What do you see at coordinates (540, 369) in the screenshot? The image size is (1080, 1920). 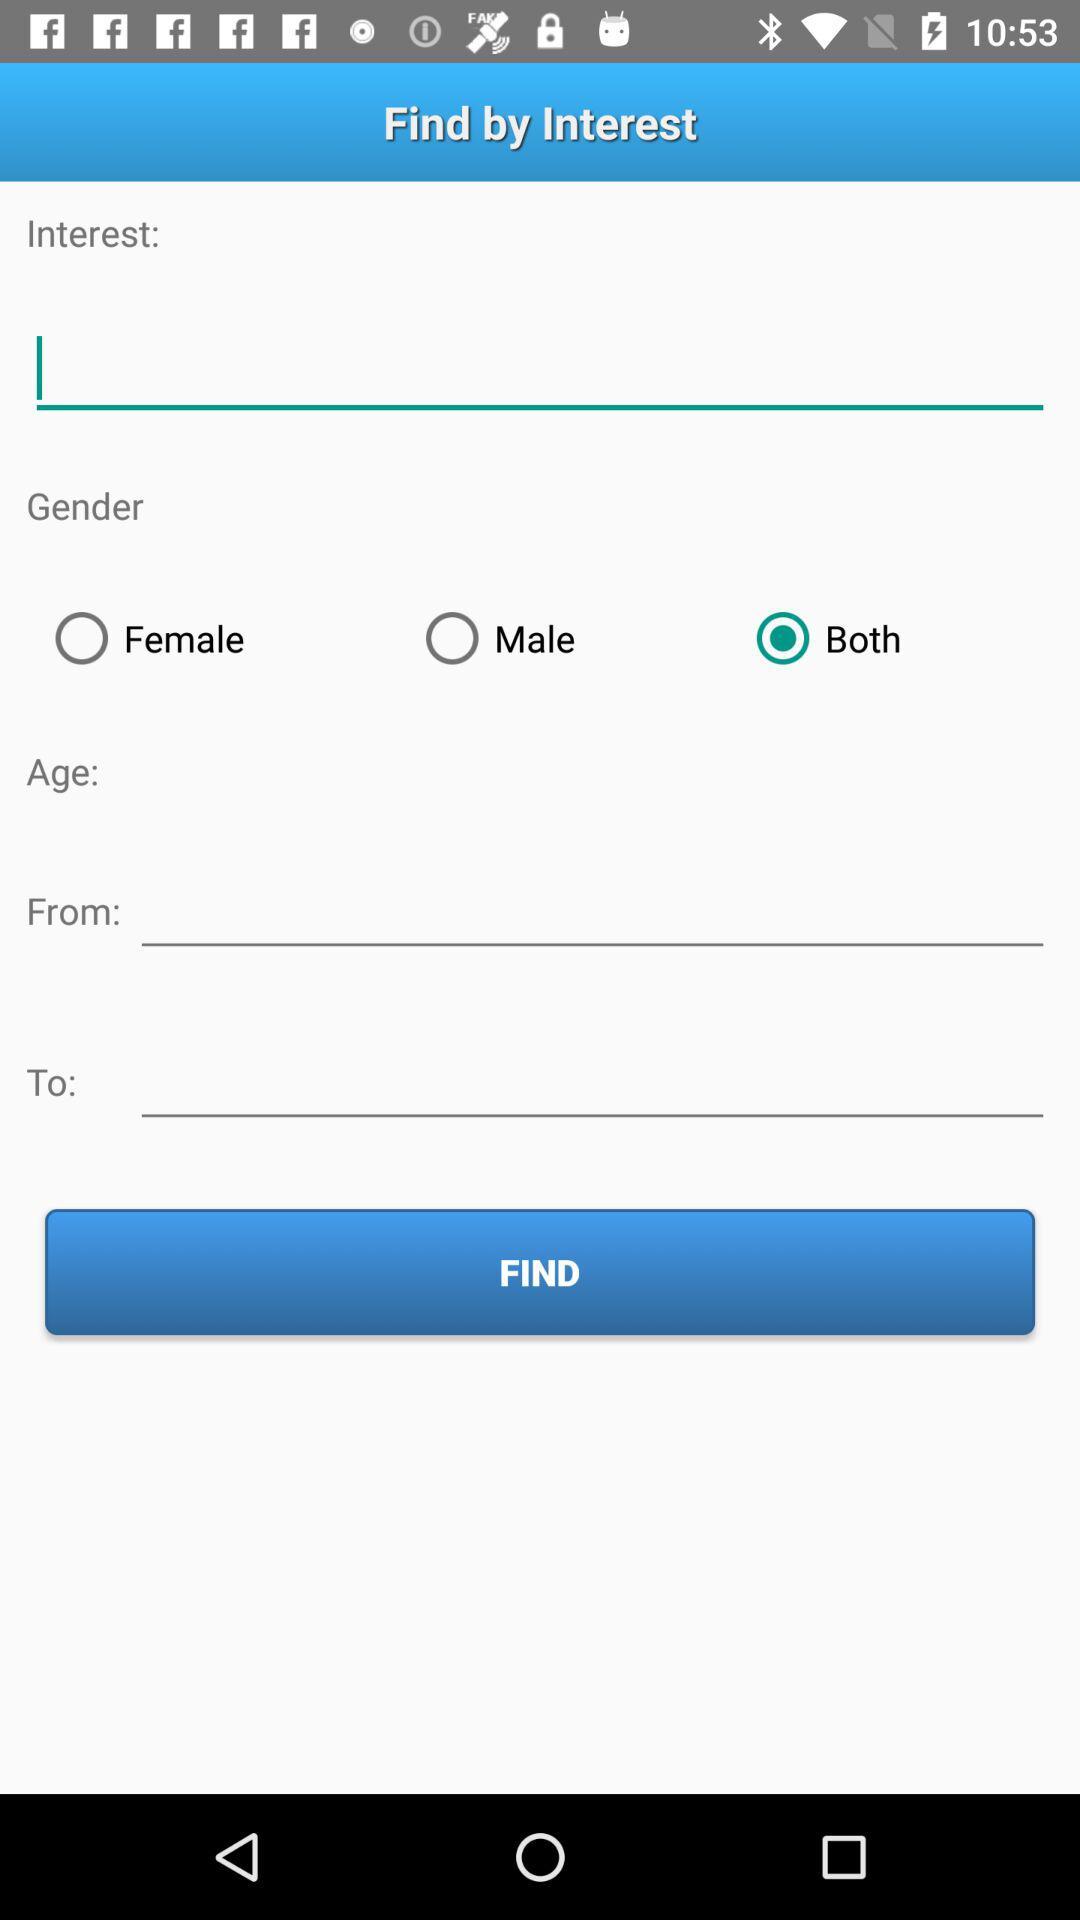 I see `text adding option` at bounding box center [540, 369].